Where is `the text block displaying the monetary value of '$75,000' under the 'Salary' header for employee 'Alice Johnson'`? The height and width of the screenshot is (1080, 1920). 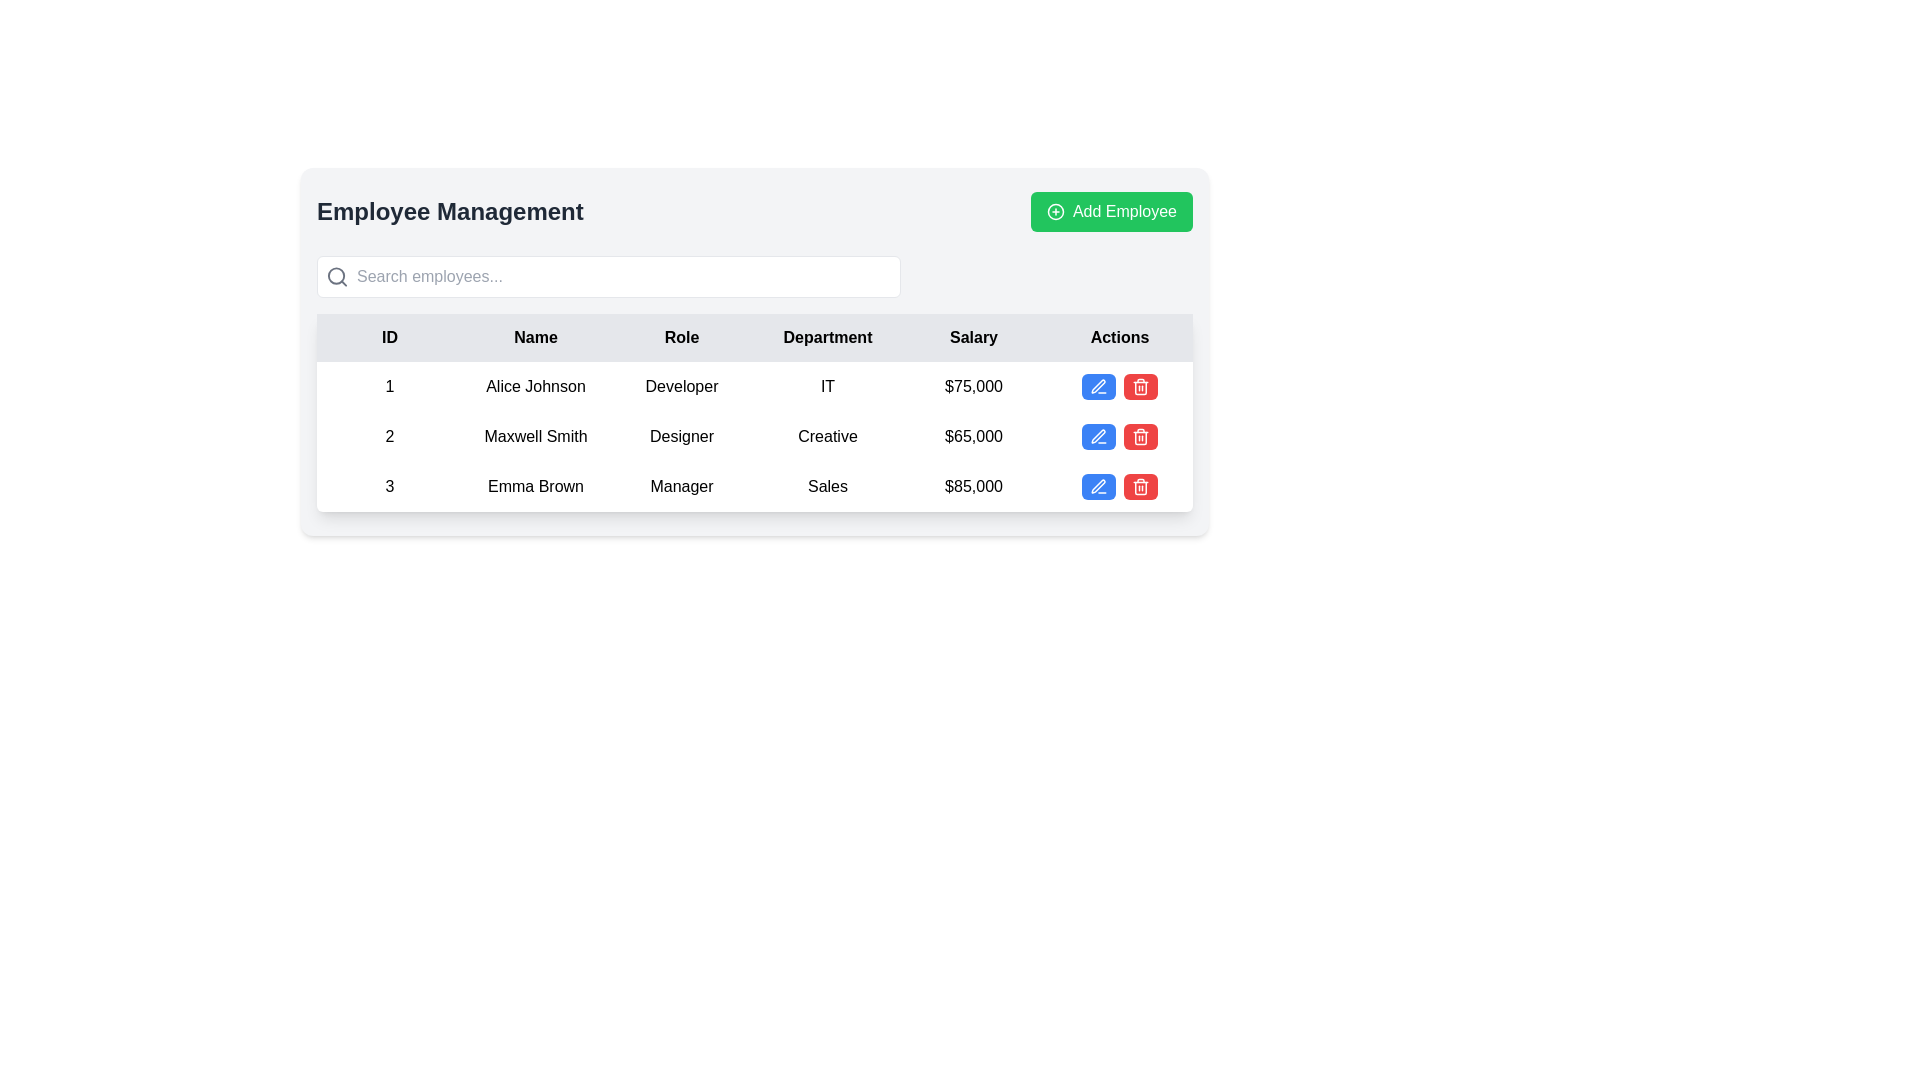 the text block displaying the monetary value of '$75,000' under the 'Salary' header for employee 'Alice Johnson' is located at coordinates (974, 386).